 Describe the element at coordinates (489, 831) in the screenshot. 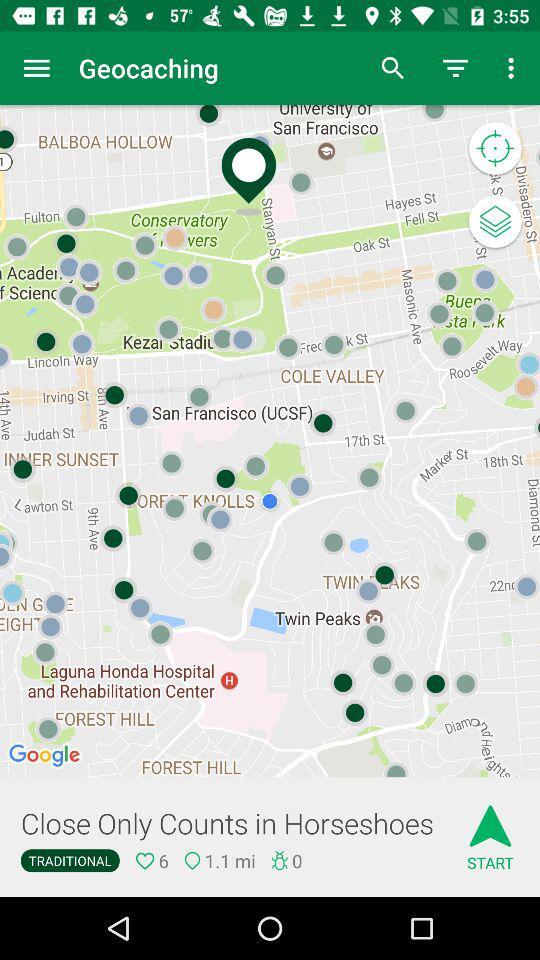

I see `the item next to the close only counts icon` at that location.